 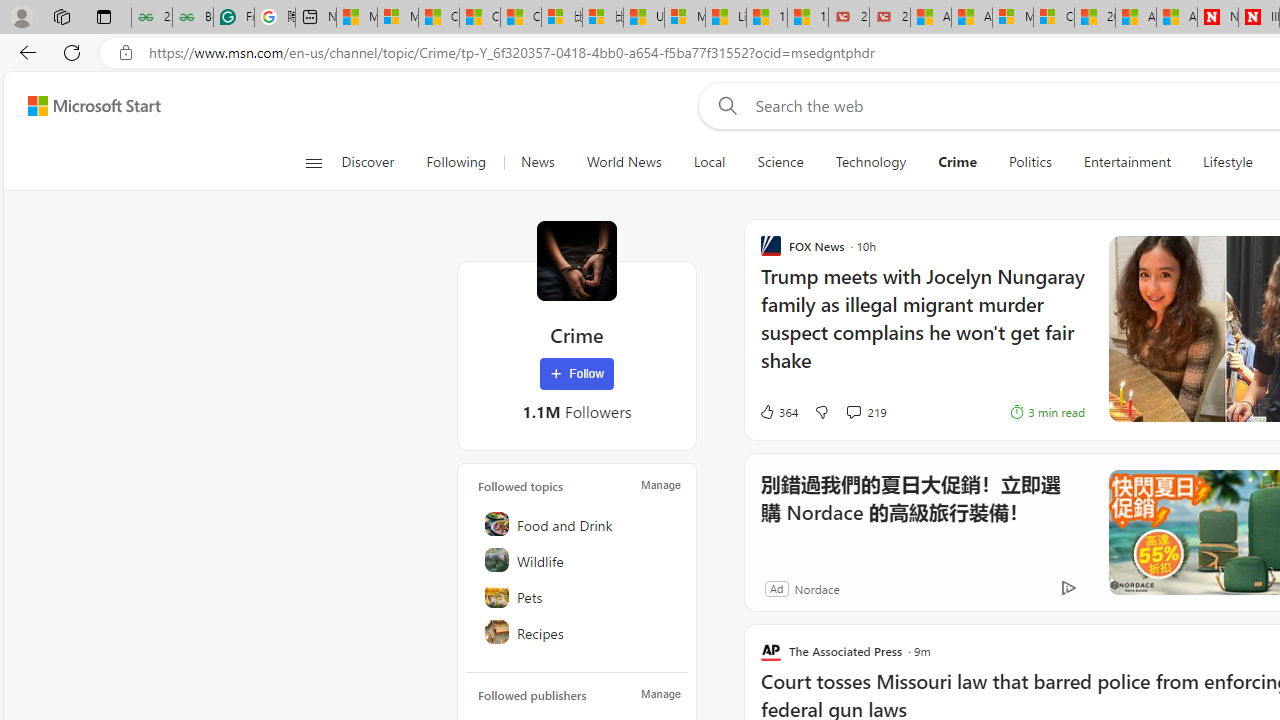 I want to click on 'Cloud Computing Services | Microsoft Azure', so click(x=1053, y=17).